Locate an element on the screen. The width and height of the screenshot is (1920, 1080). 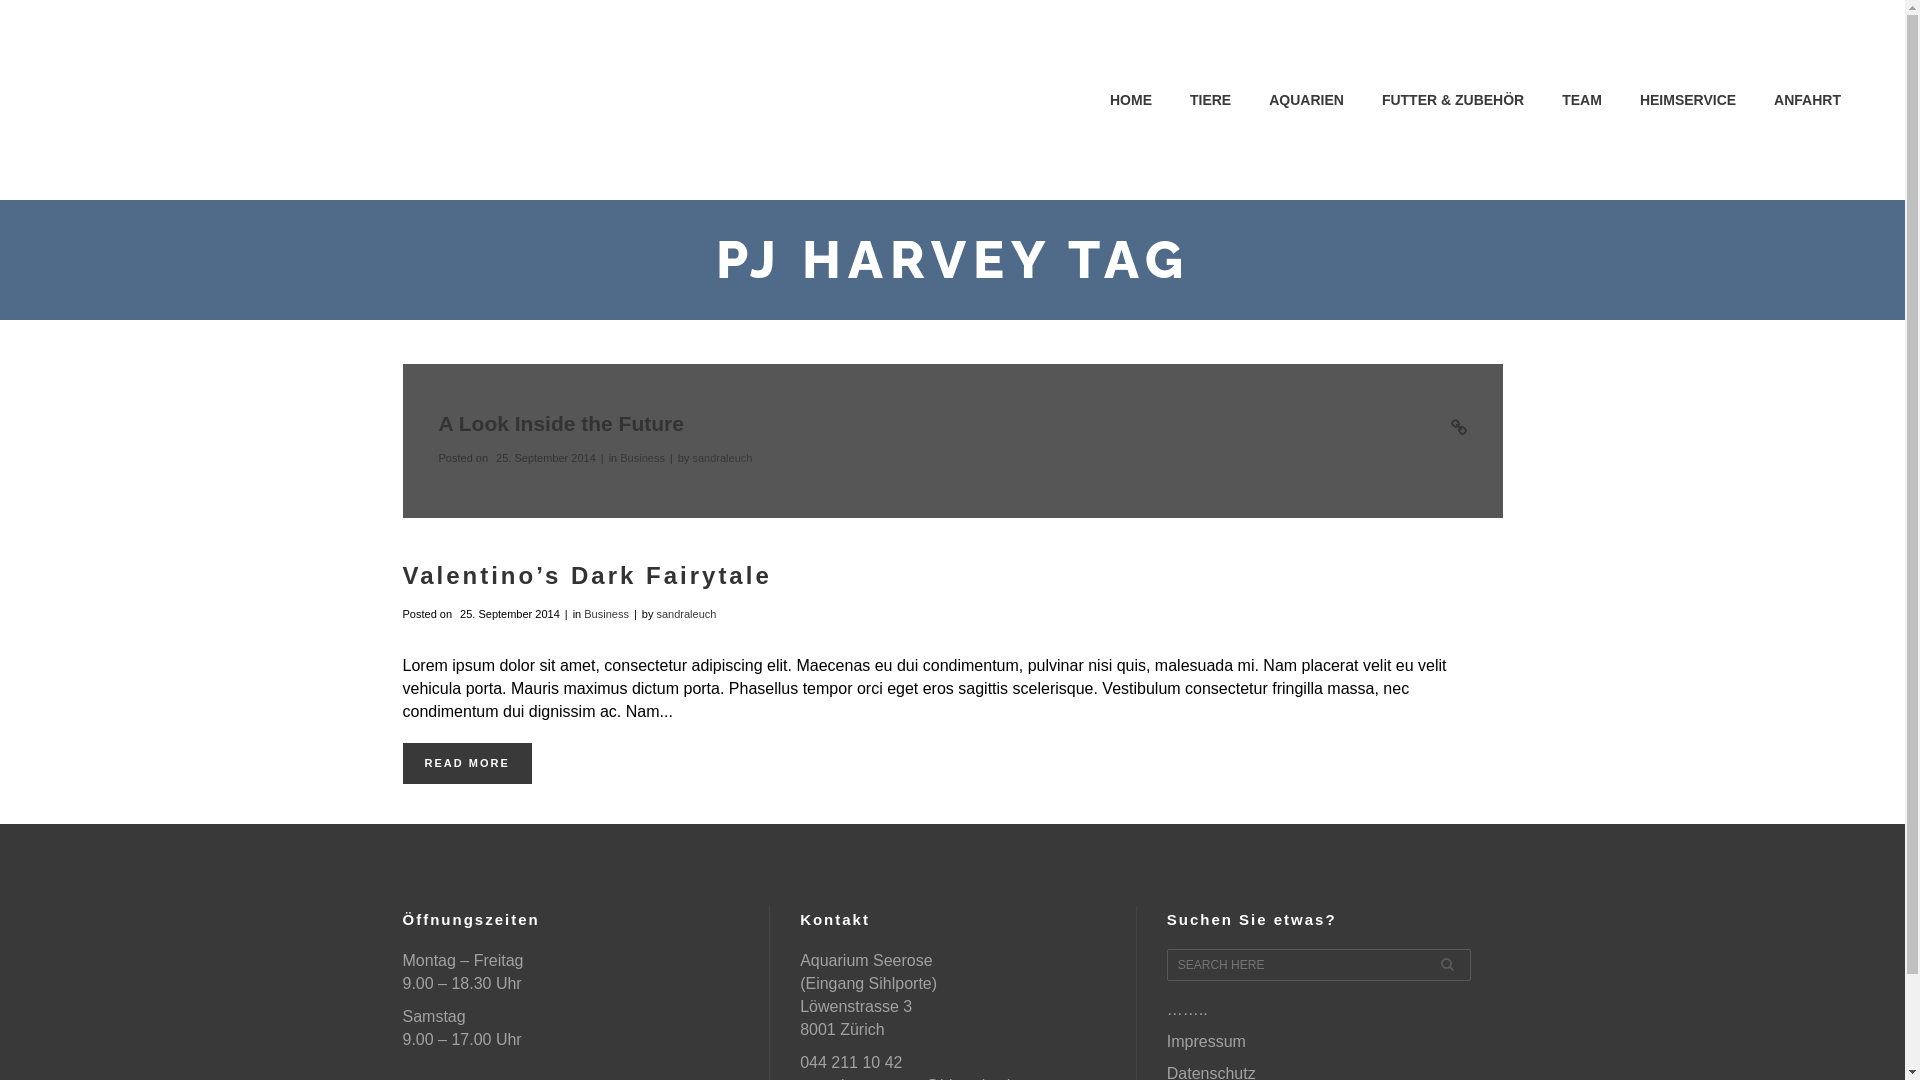
'HOME' is located at coordinates (1131, 100).